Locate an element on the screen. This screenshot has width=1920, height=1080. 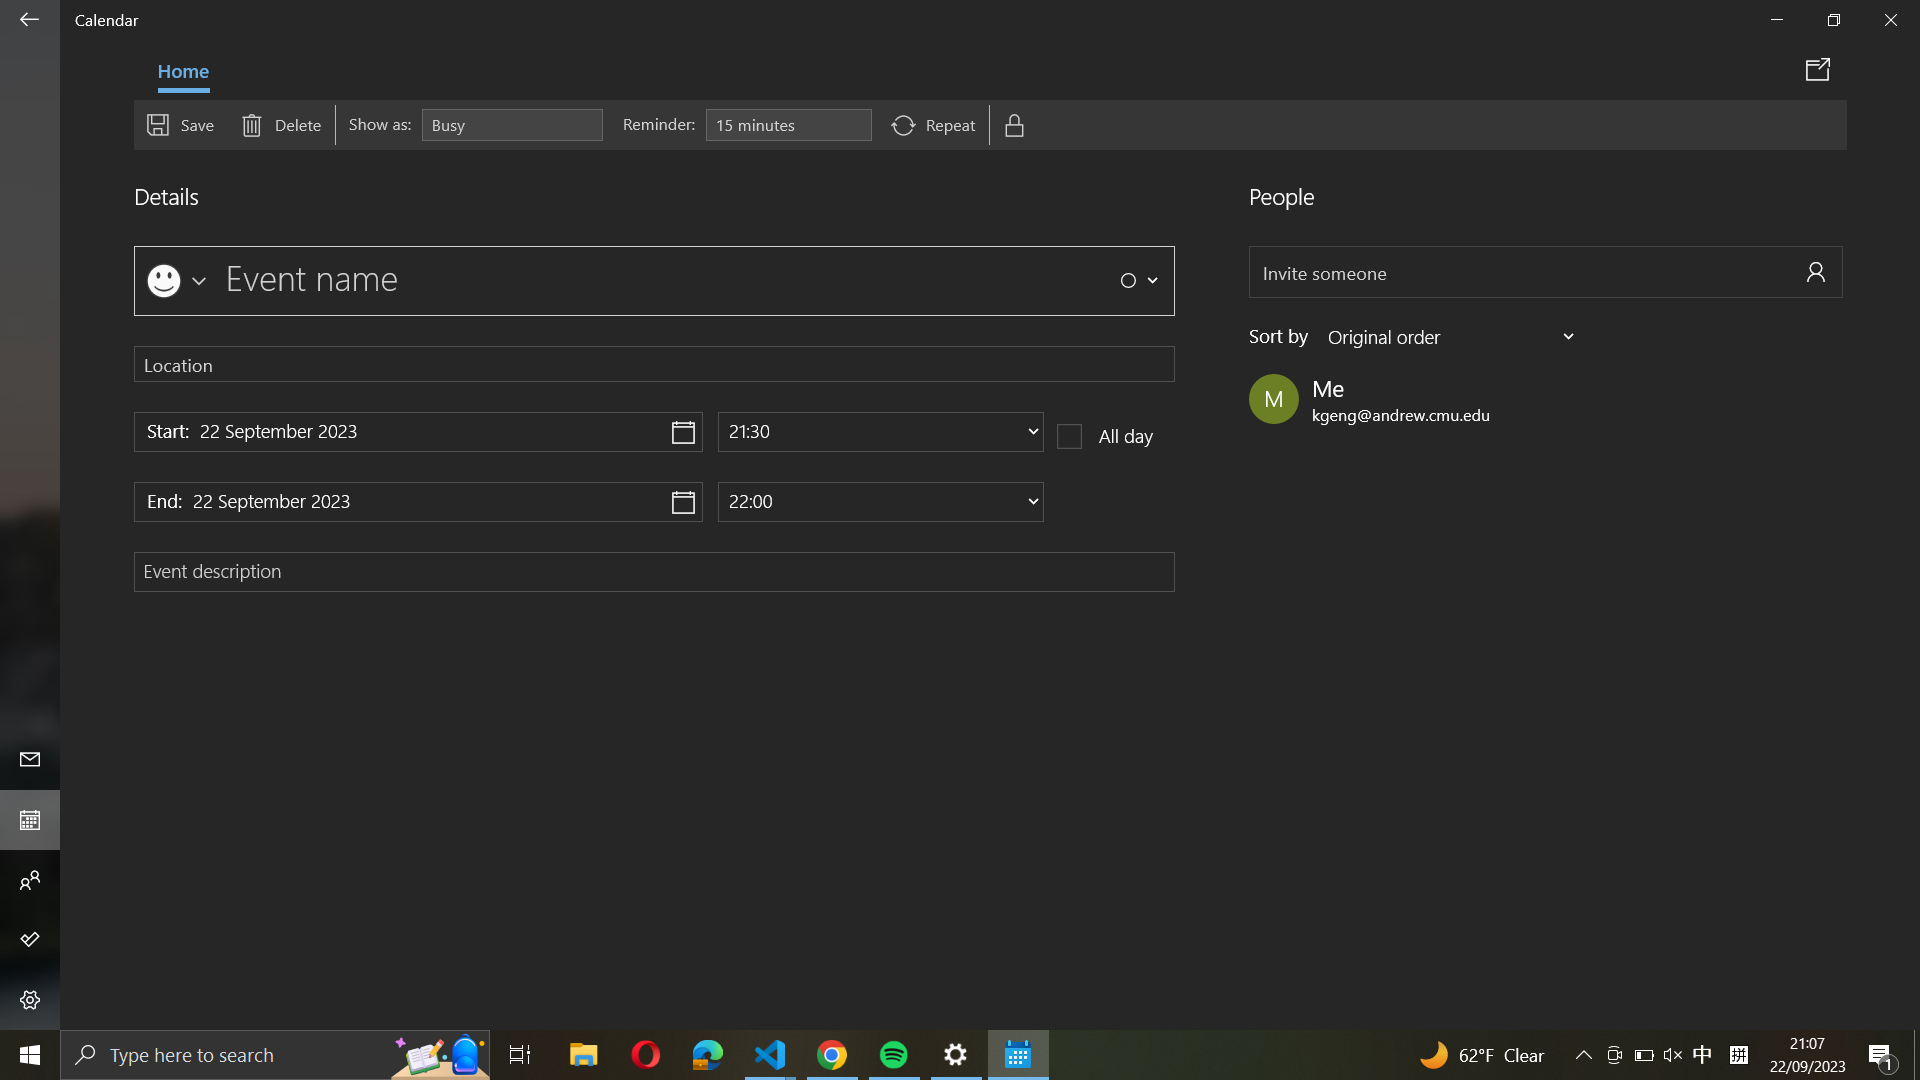
Program the conclusion time of the event to 7:00 PM is located at coordinates (880, 500).